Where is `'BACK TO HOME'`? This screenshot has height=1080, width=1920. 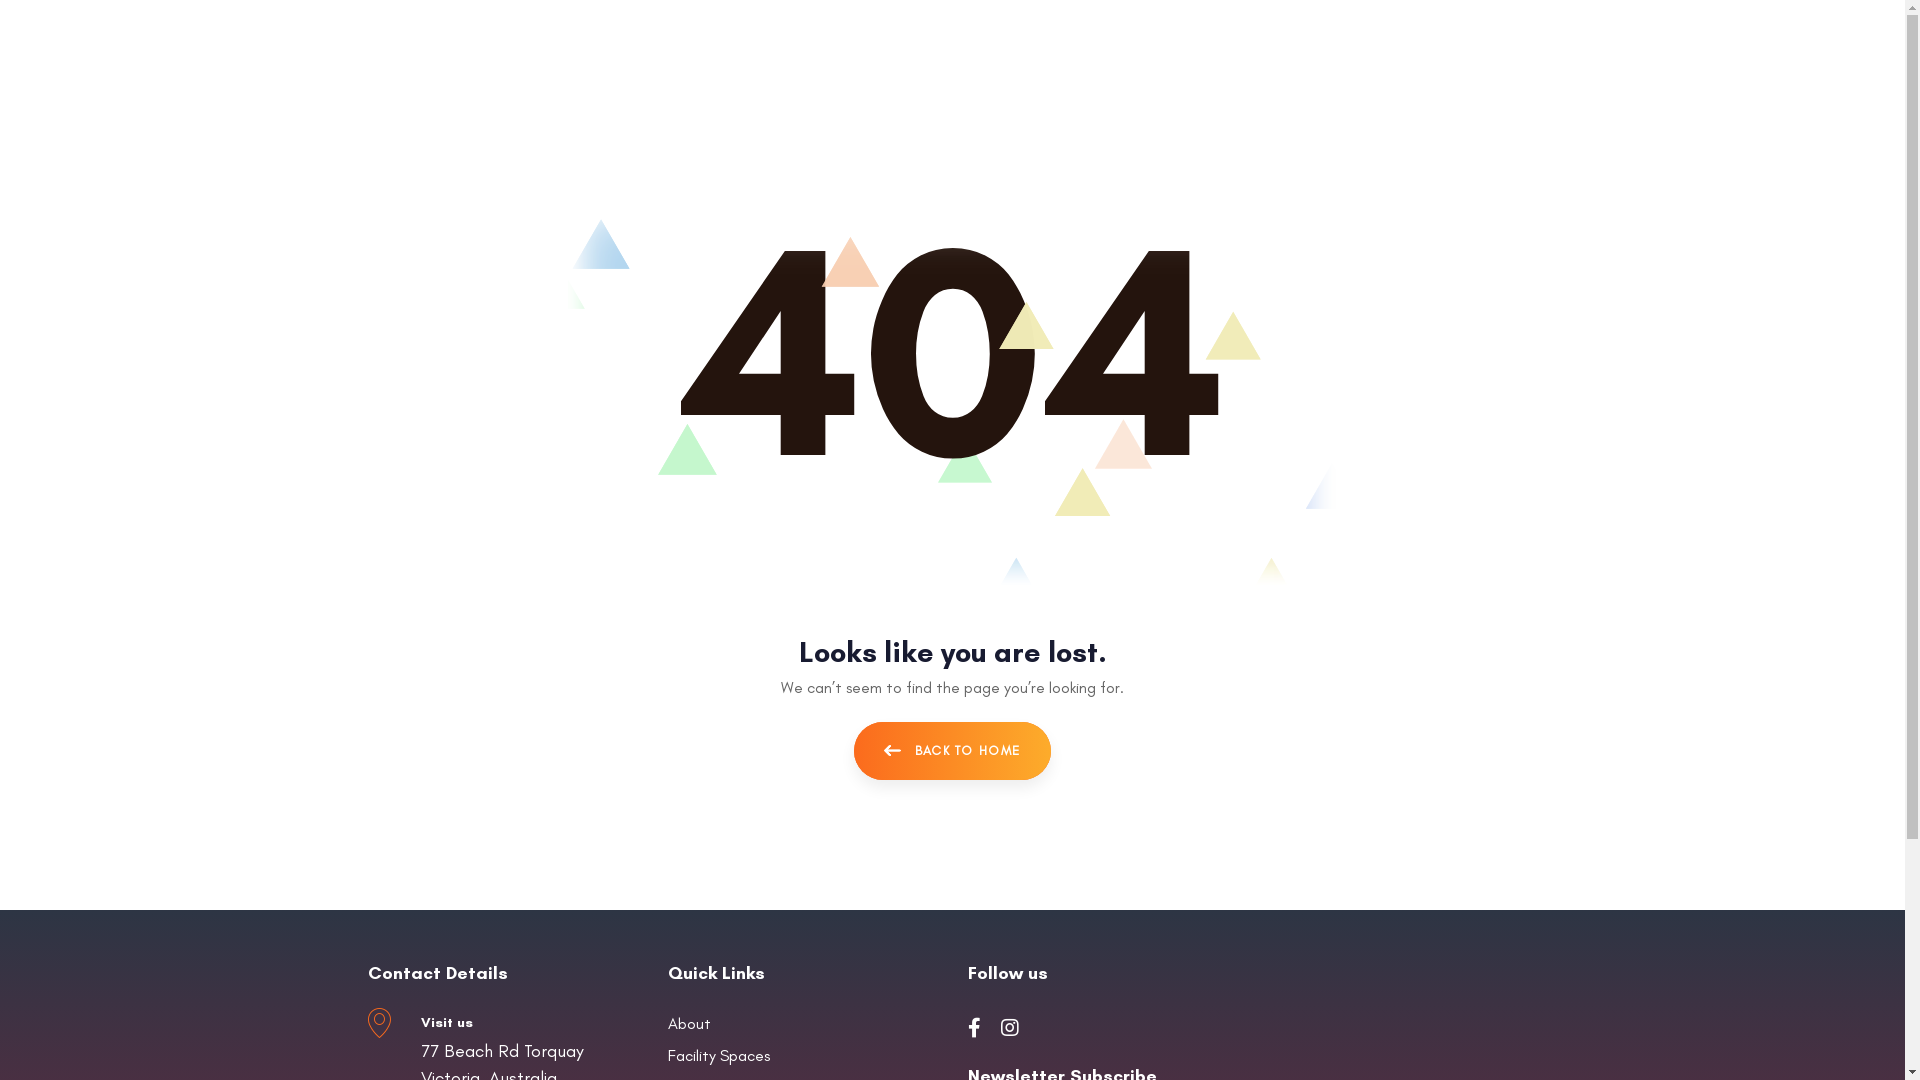
'BACK TO HOME' is located at coordinates (952, 751).